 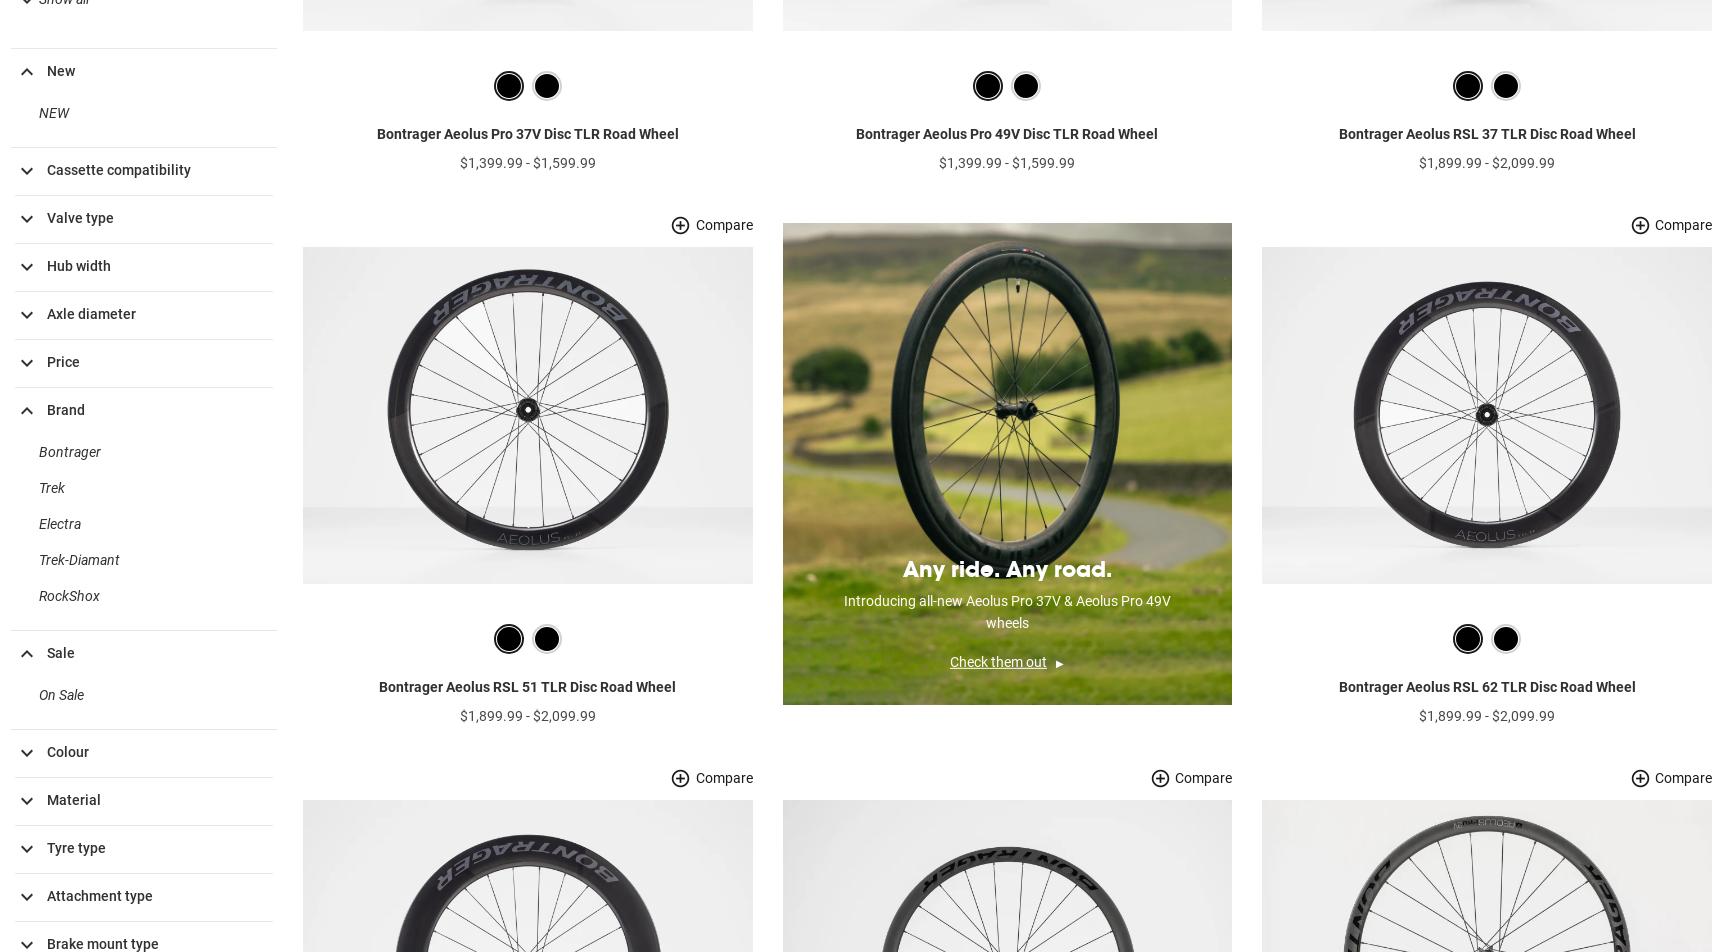 What do you see at coordinates (1007, 164) in the screenshot?
I see `'Bontrager Aeolus Pro 49V Disc TLR Road Wheel'` at bounding box center [1007, 164].